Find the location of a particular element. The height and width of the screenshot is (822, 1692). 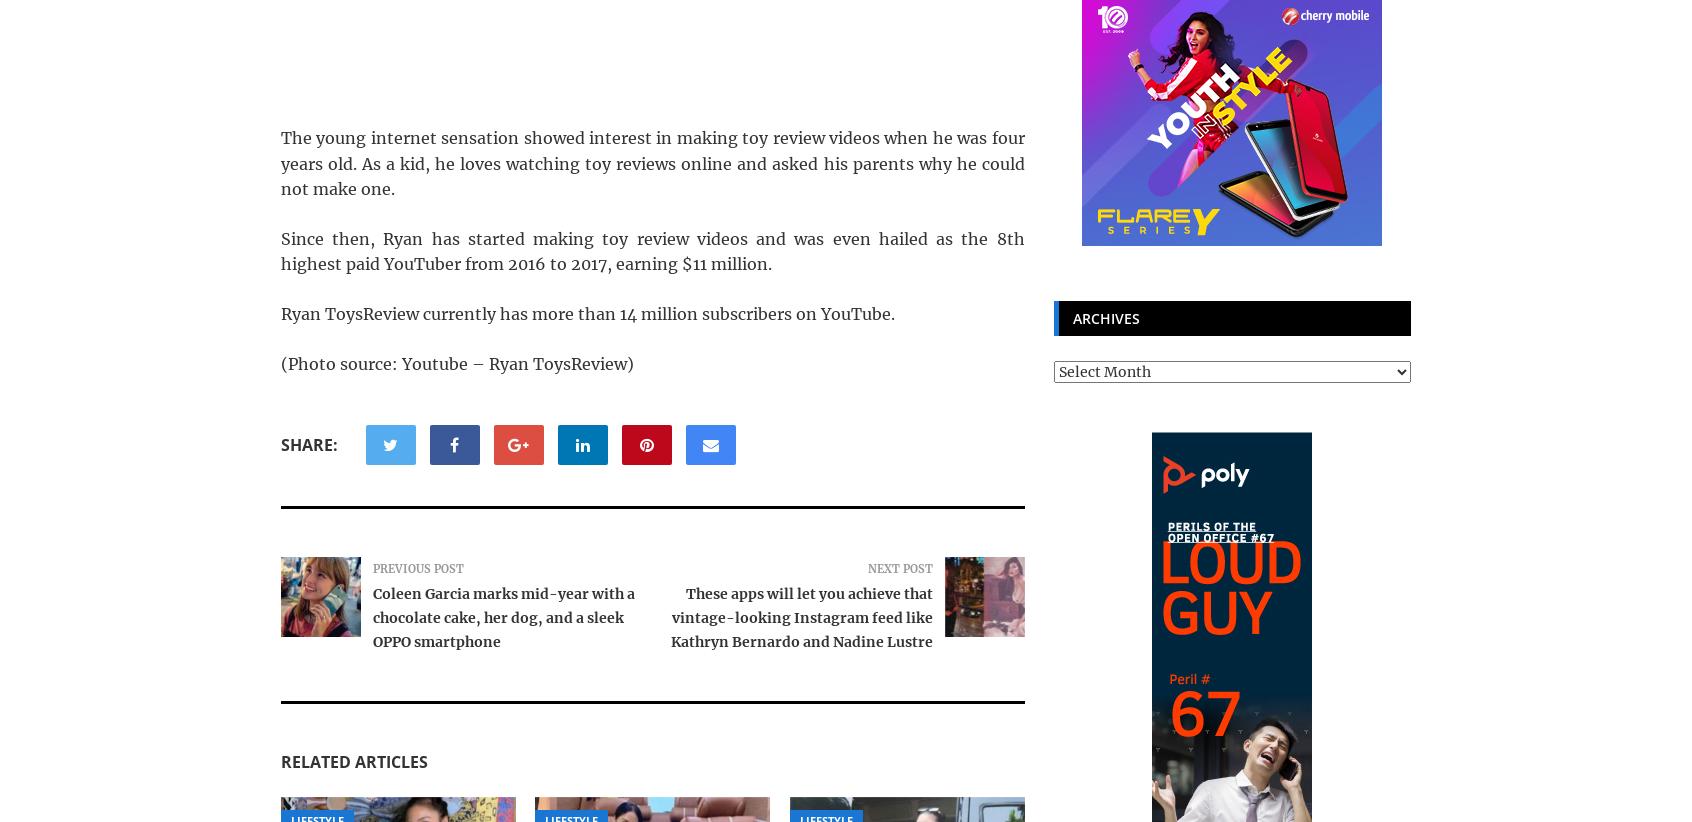

'Related Articles' is located at coordinates (354, 760).